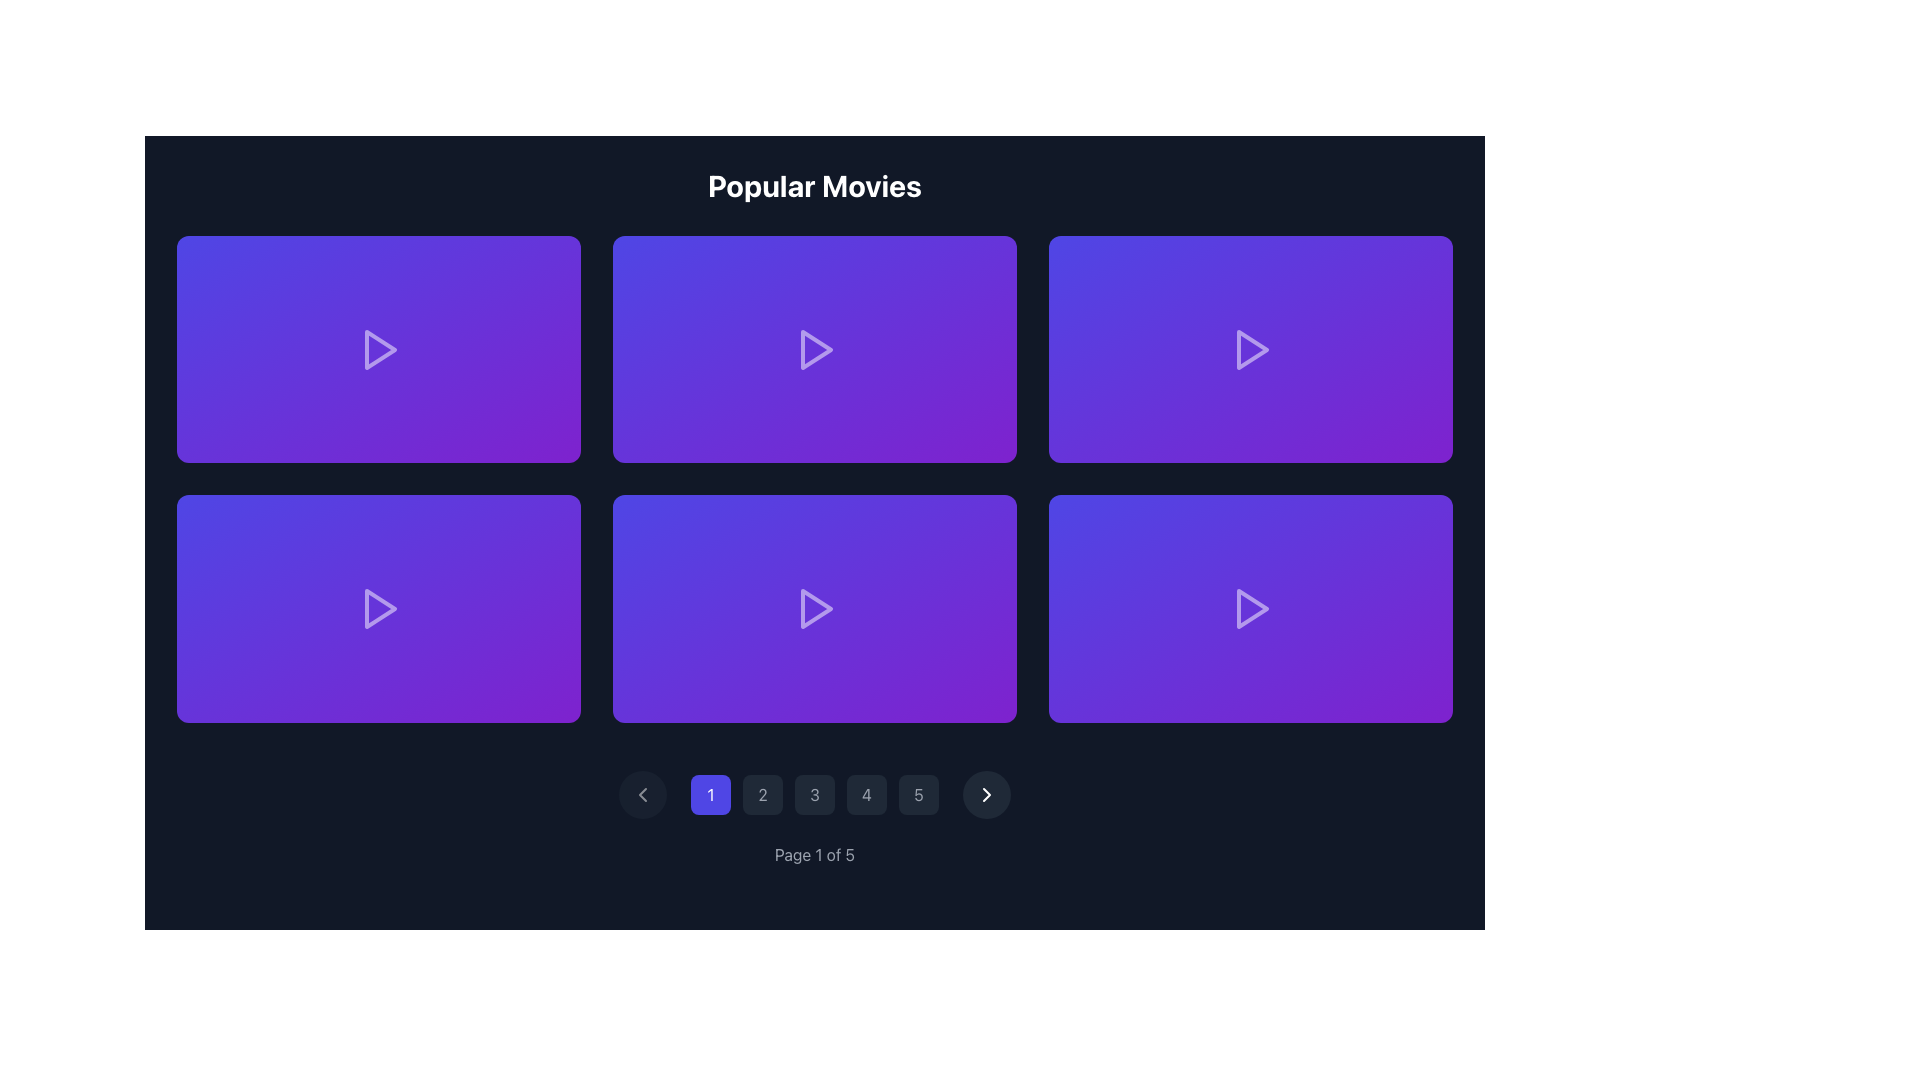 This screenshot has width=1920, height=1080. I want to click on the play icon located in the third card of the first row under the 'Popular Movies' title to play the associated media, so click(1251, 347).